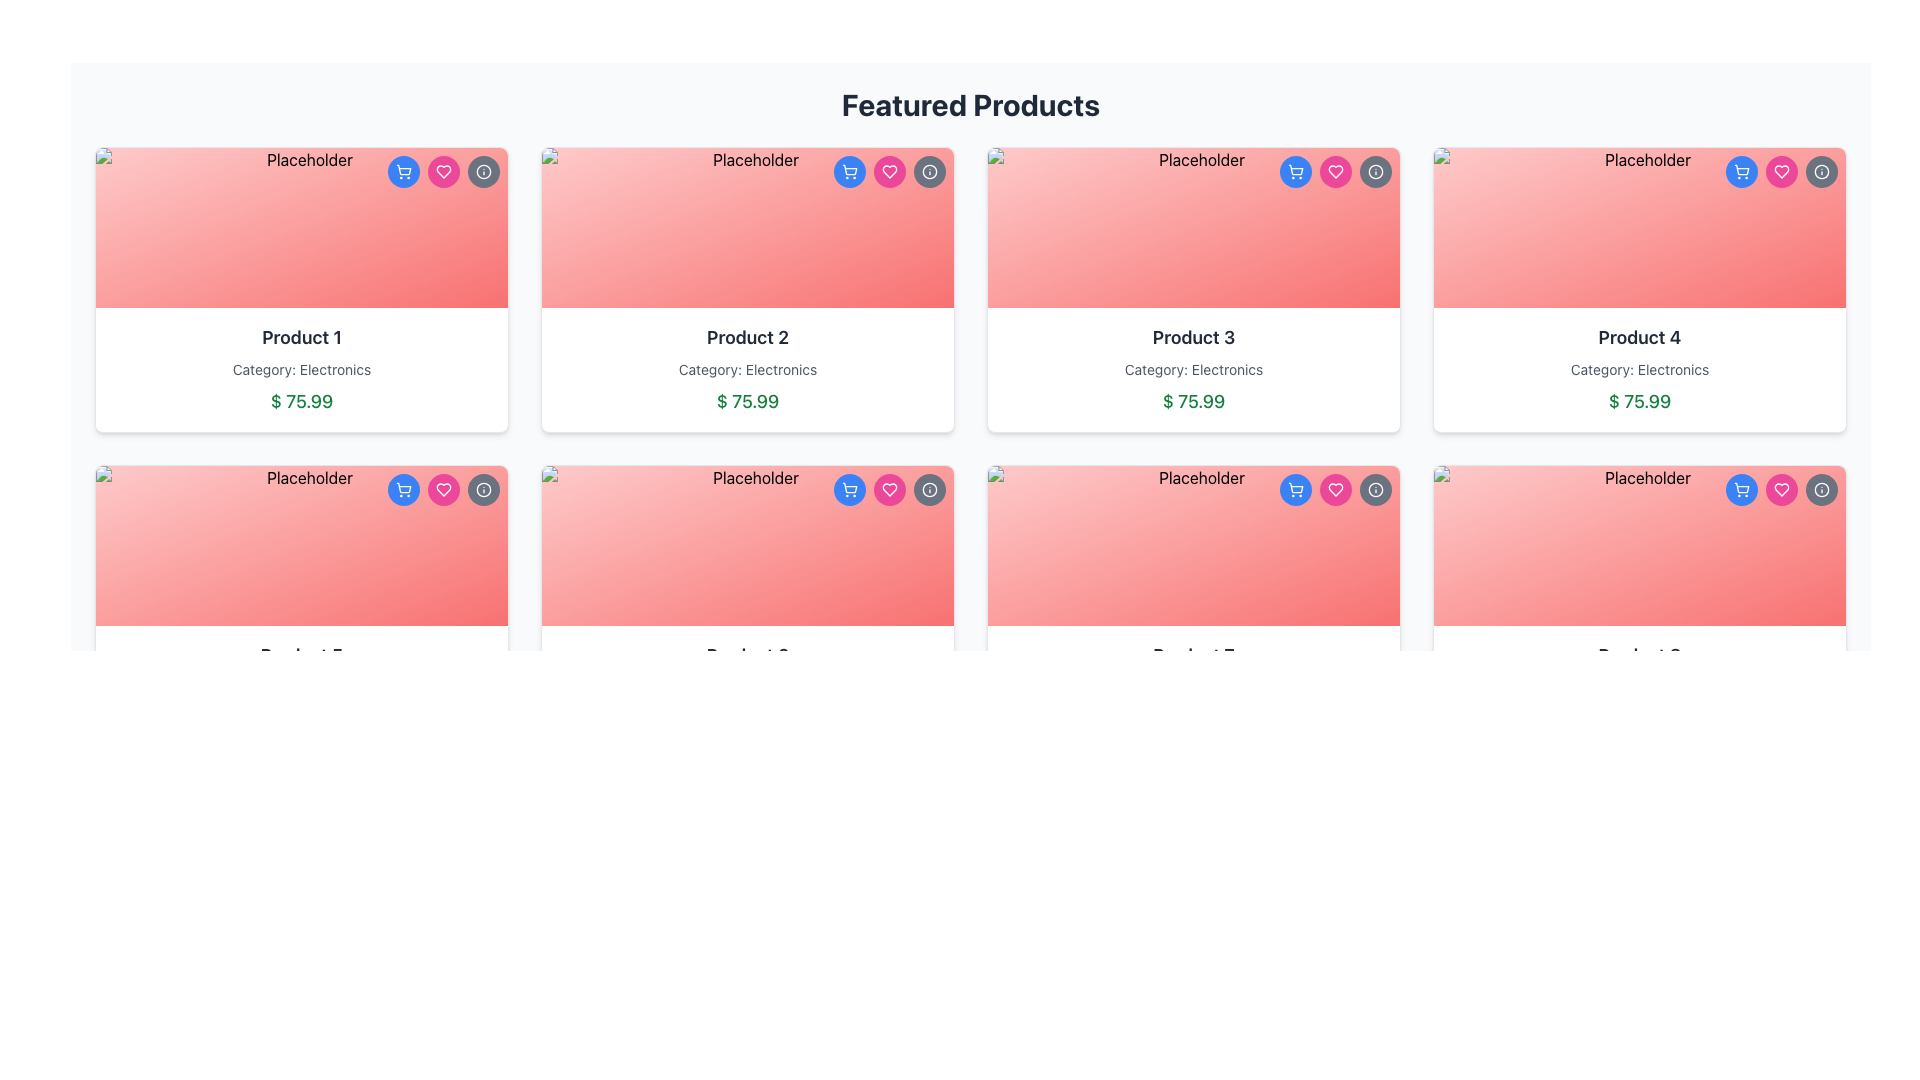 This screenshot has width=1920, height=1080. I want to click on the informational icon button located in the top-right corner of the Product 2 card, so click(929, 171).